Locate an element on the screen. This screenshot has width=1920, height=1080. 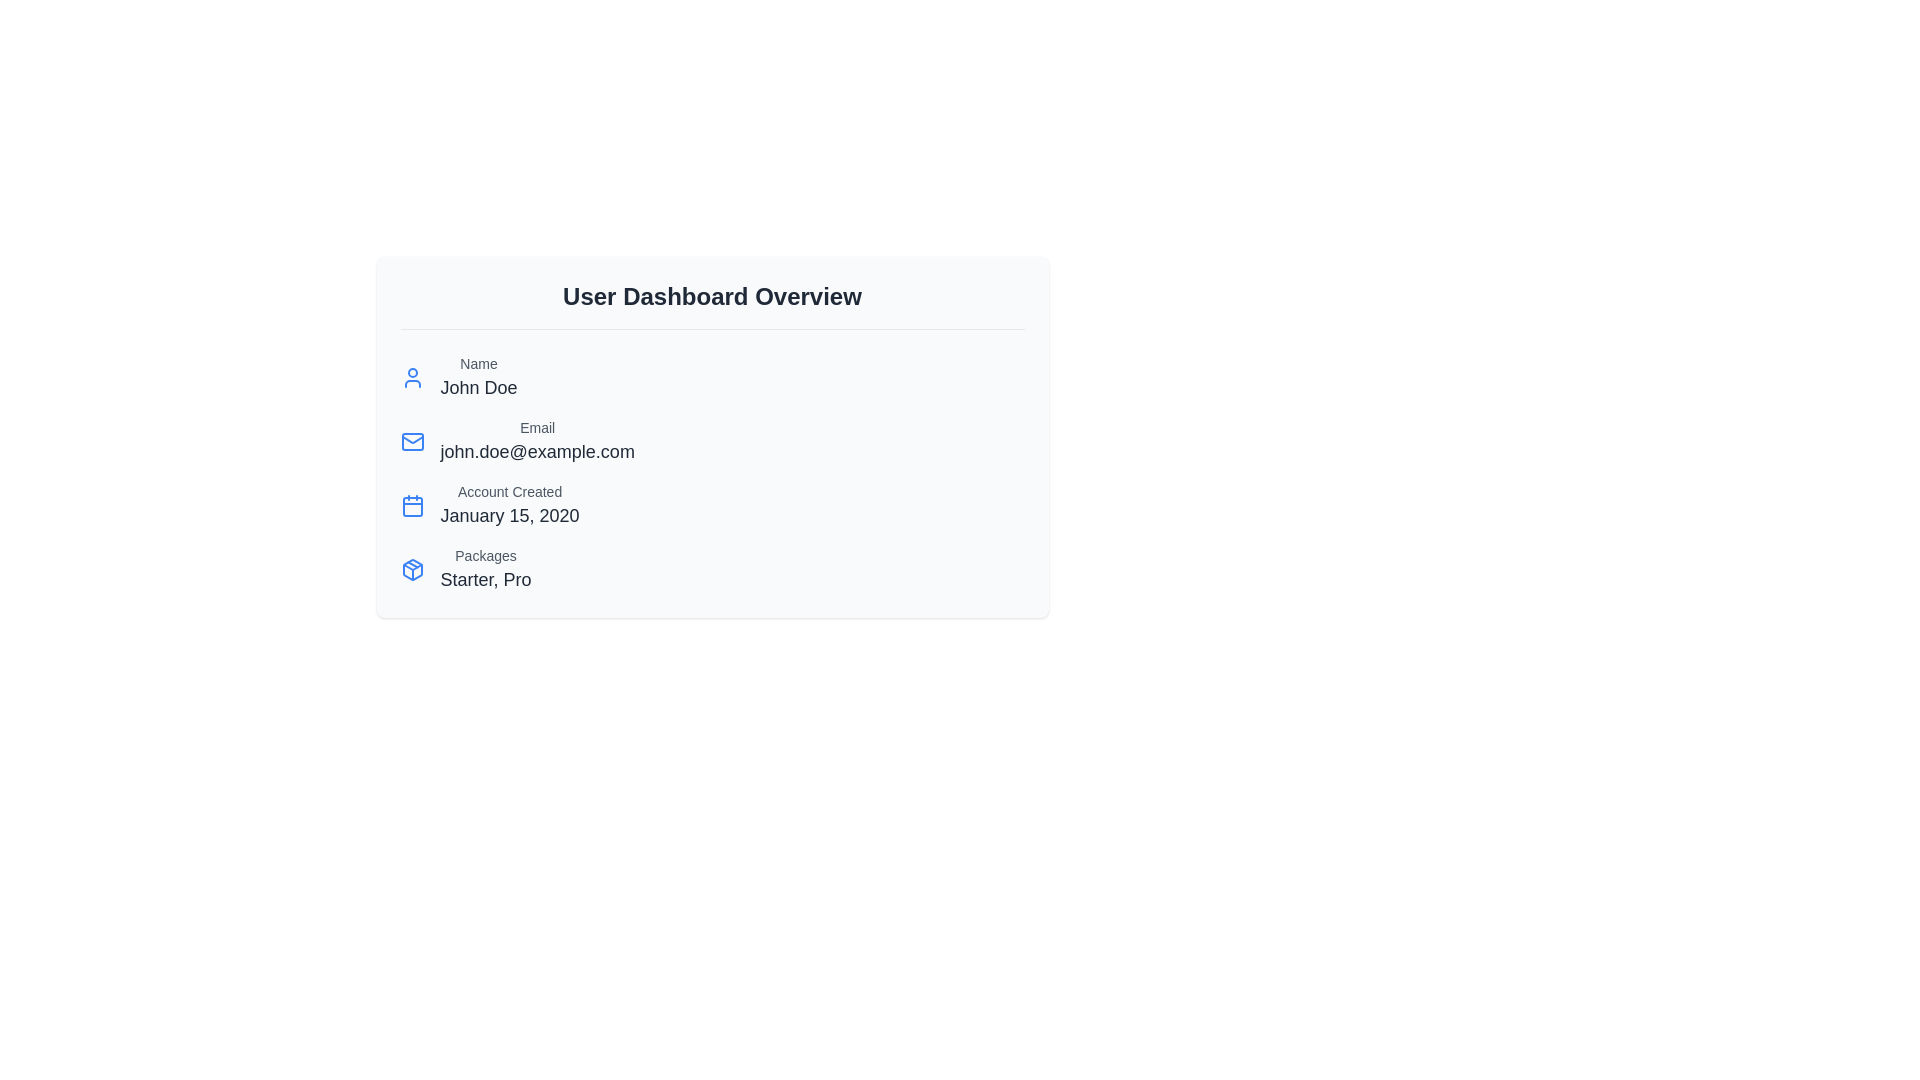
text heading for the 'User Dashboard Overview' section, which provides context for the user fields and data displayed below is located at coordinates (712, 305).